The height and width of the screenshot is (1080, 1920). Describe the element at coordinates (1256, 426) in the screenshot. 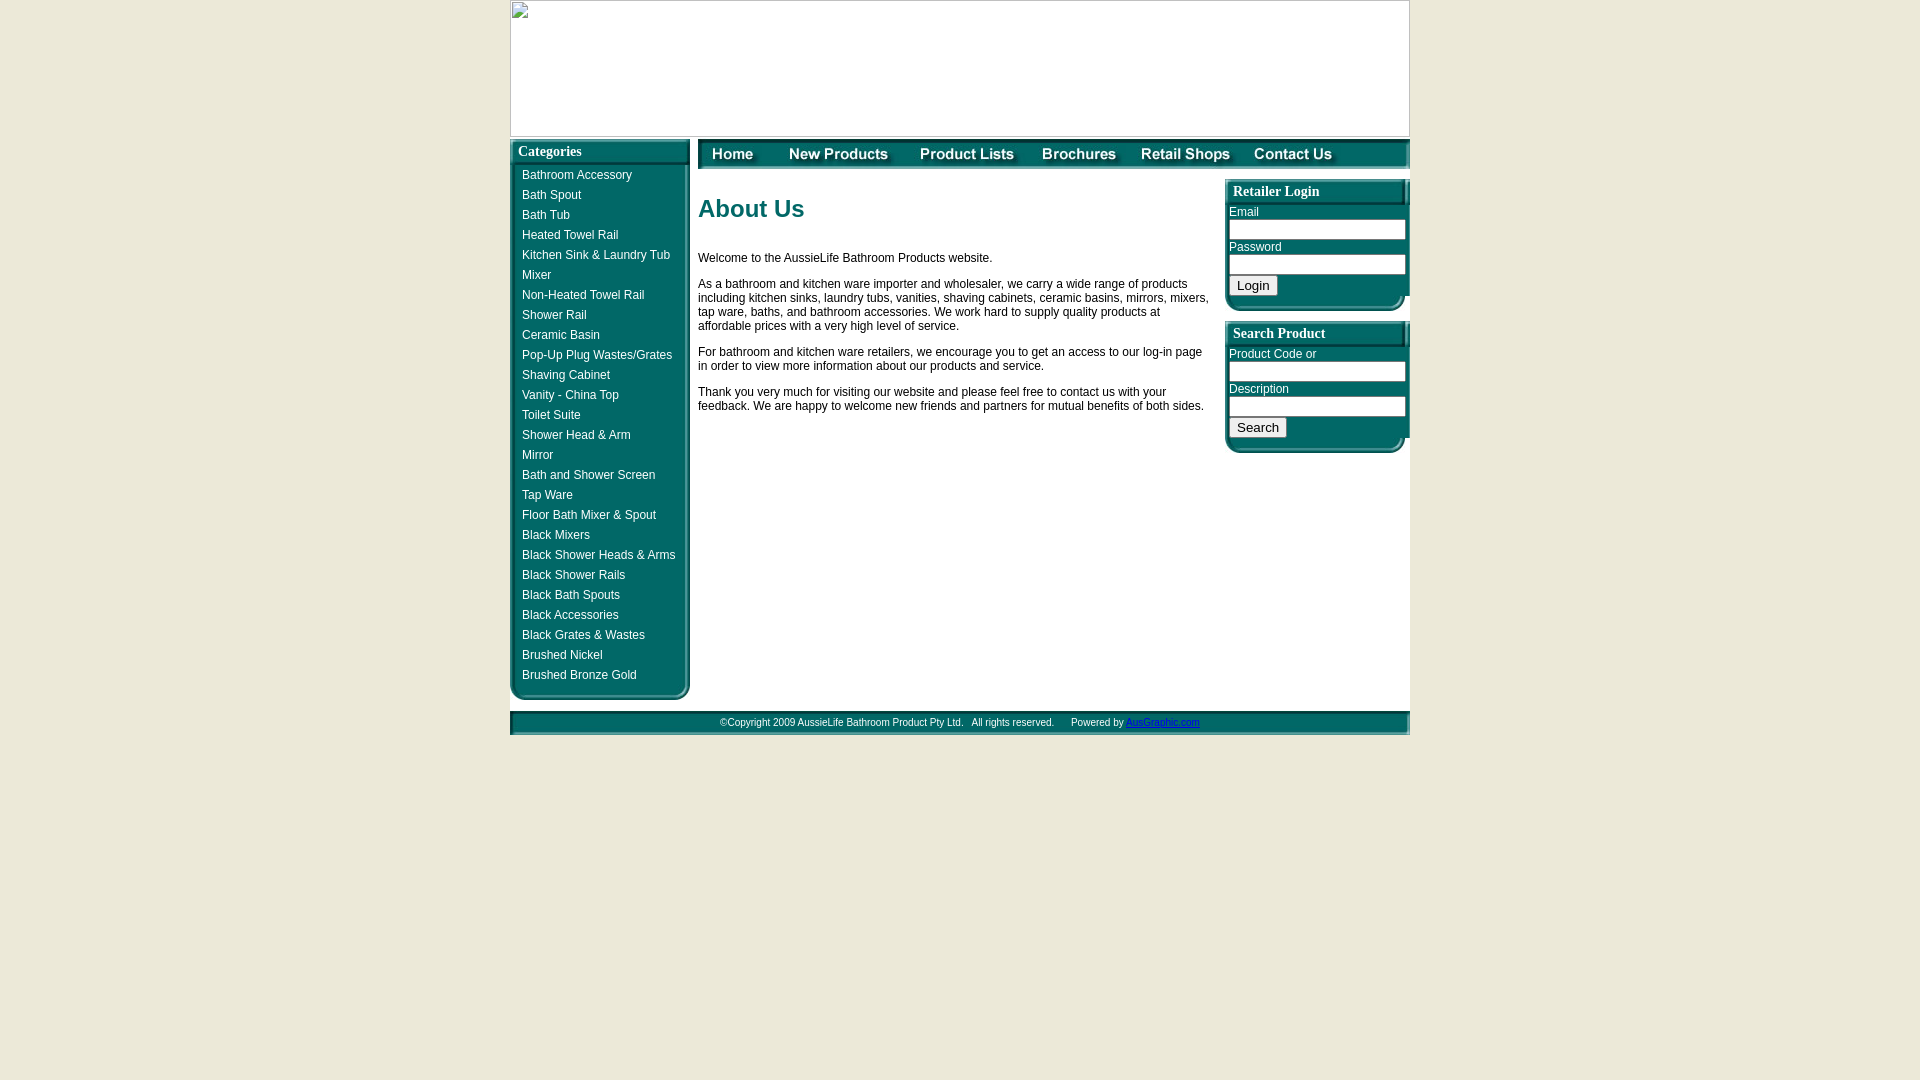

I see `'Search'` at that location.